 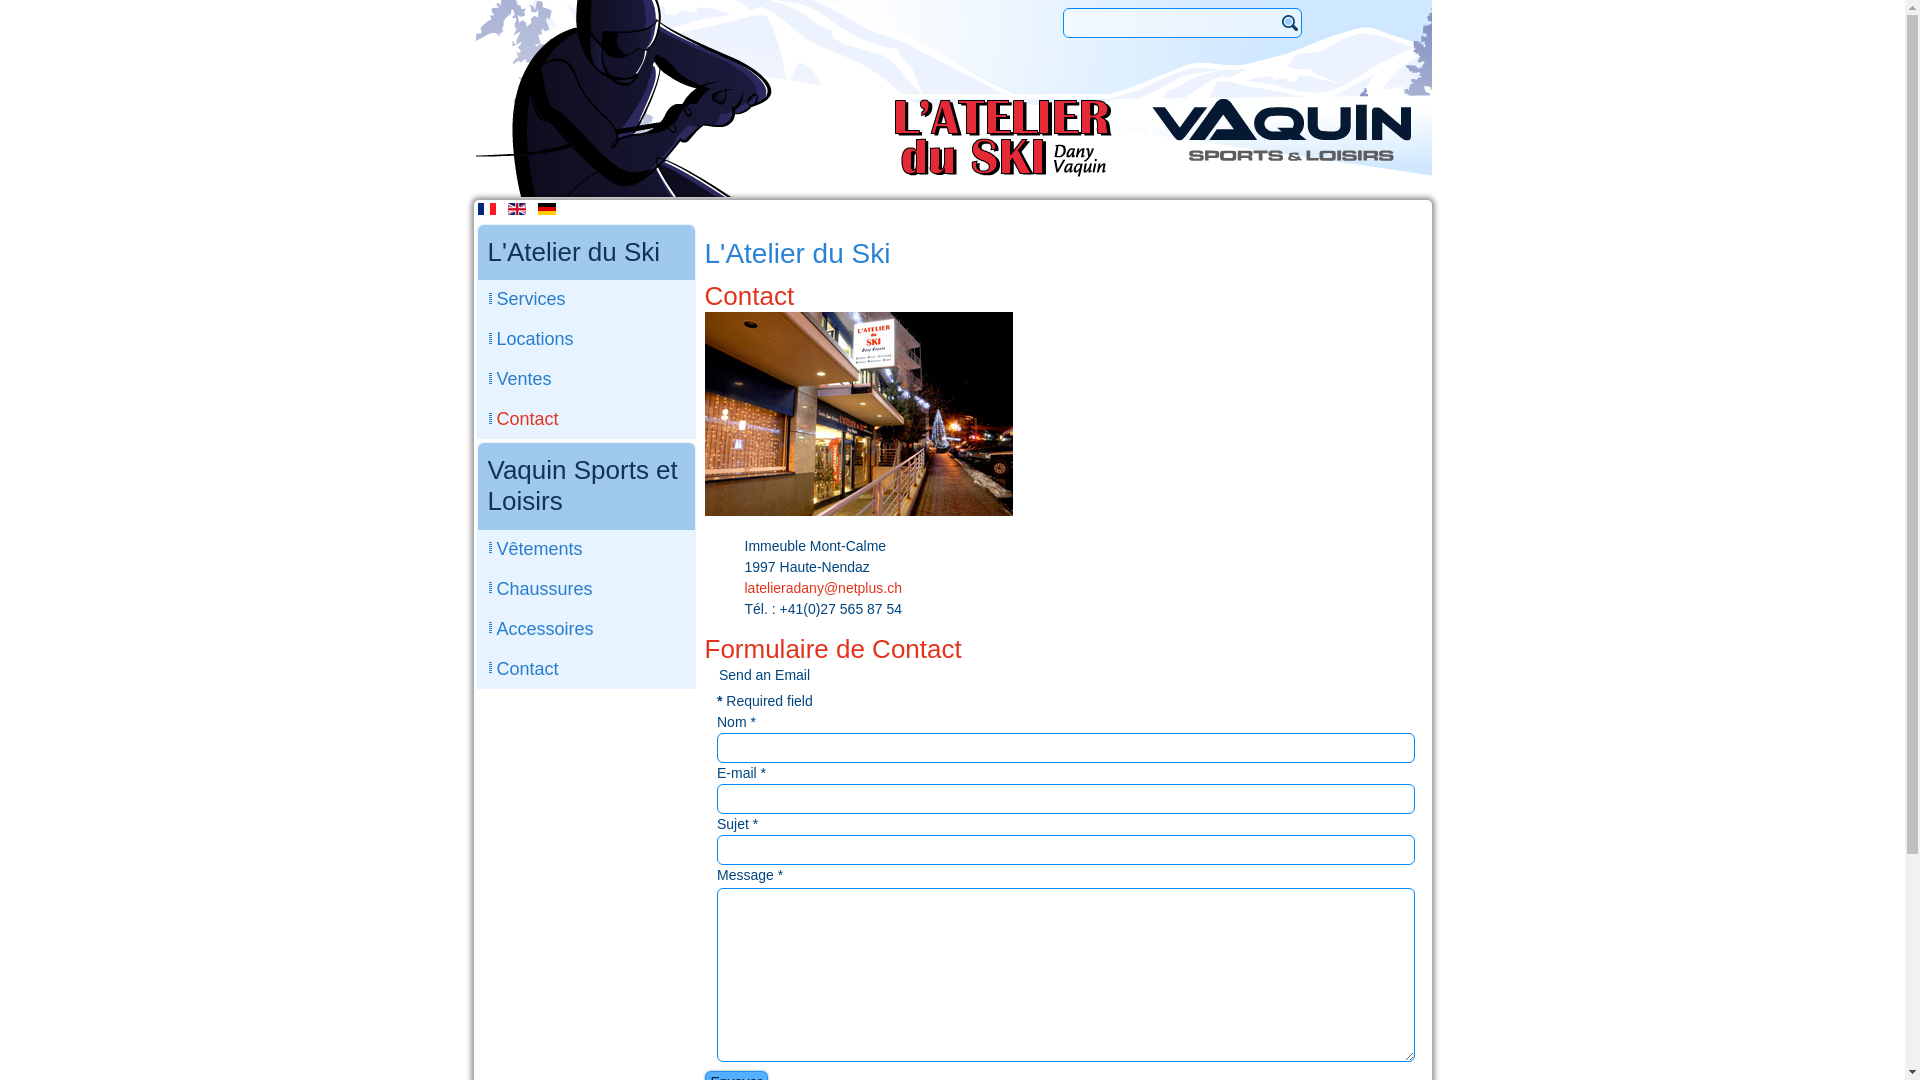 I want to click on 'Contact', so click(x=584, y=668).